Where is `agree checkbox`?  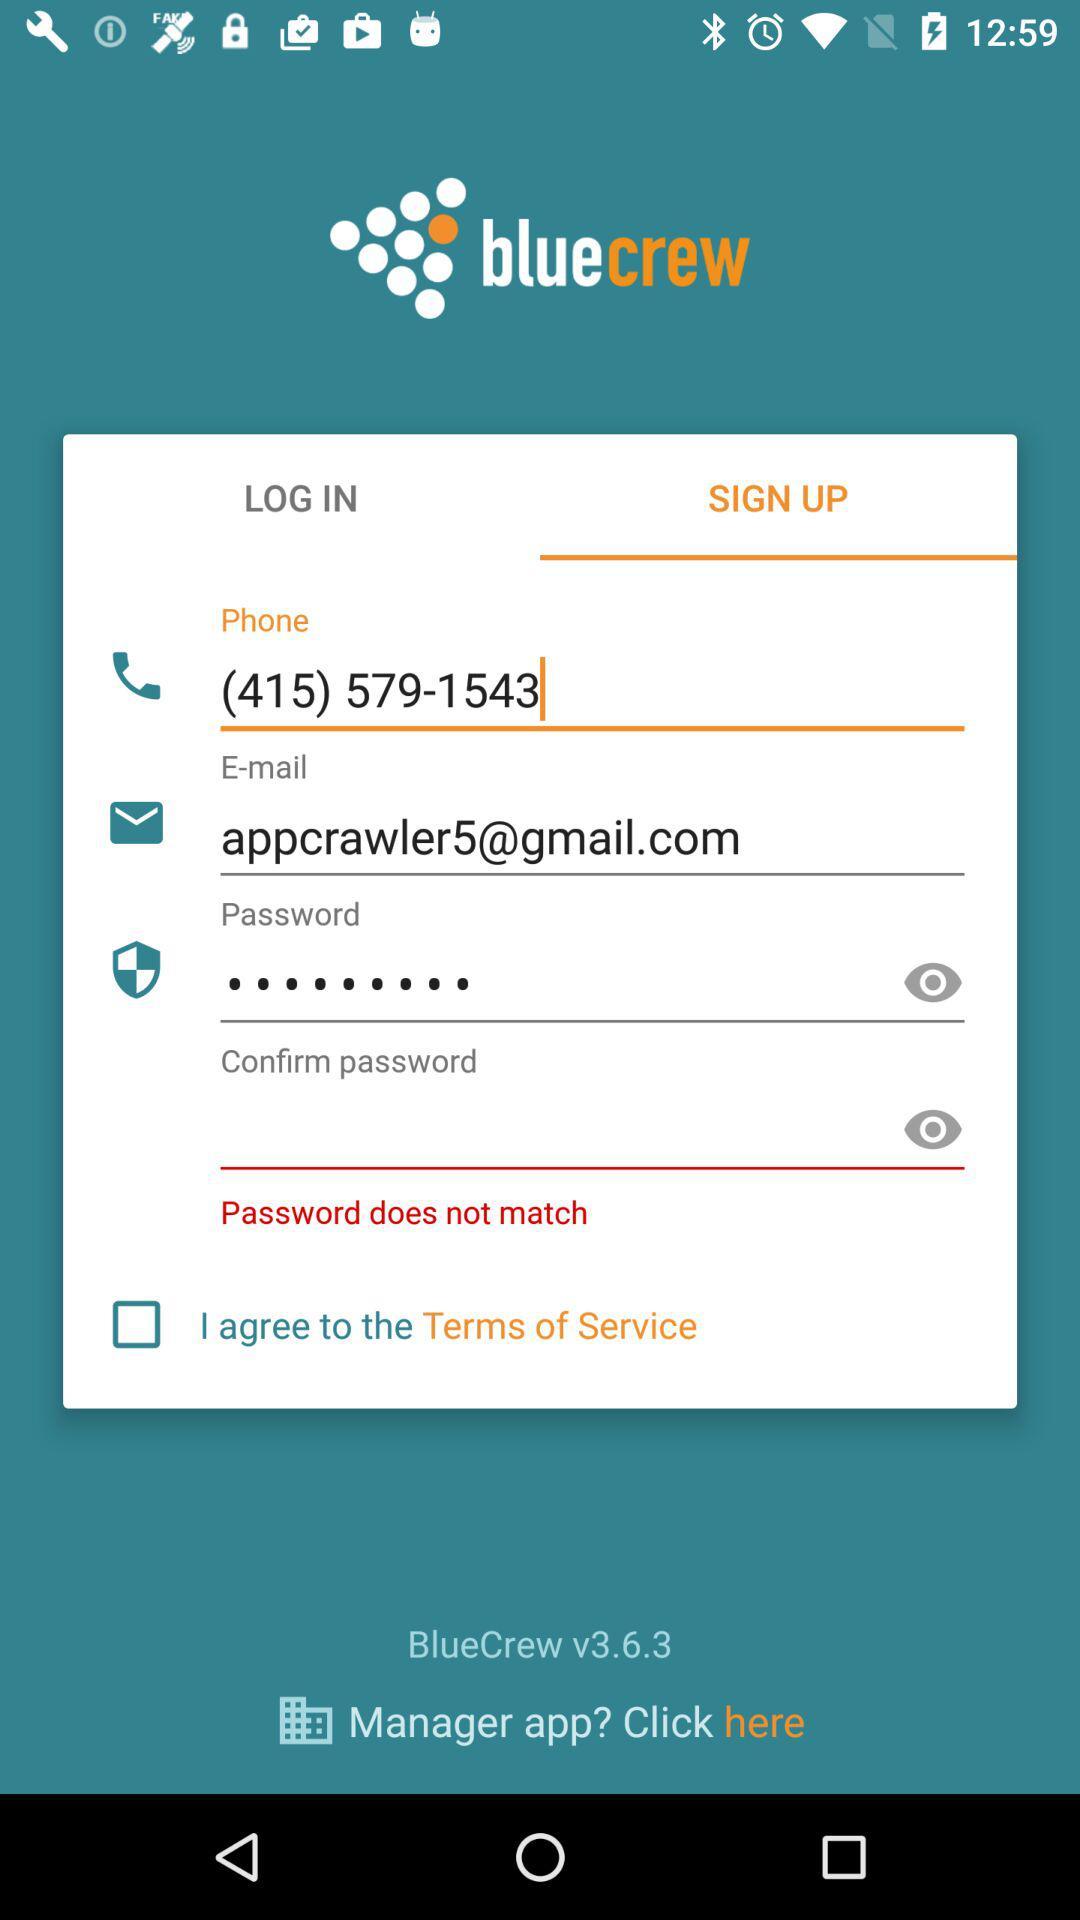
agree checkbox is located at coordinates (135, 1324).